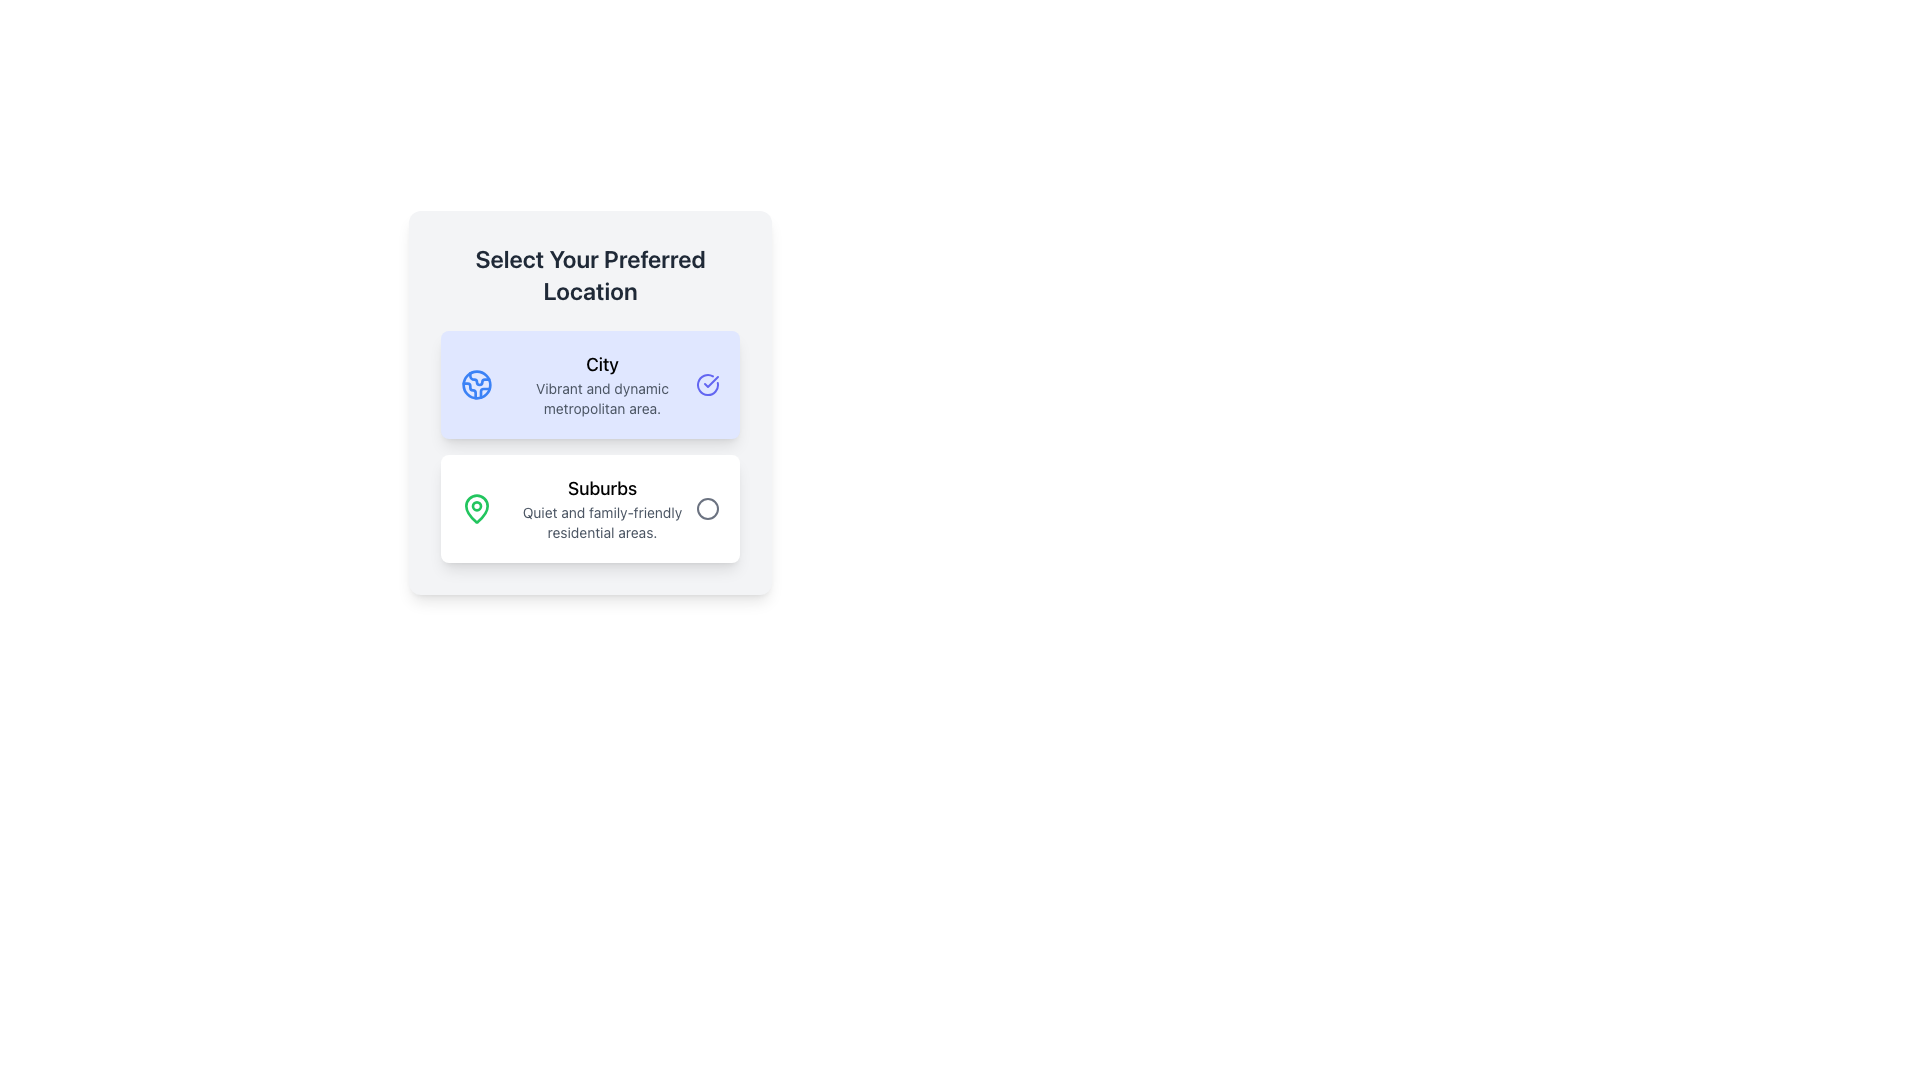  I want to click on the circular icon located to the right of the 'Suburbs' text and description within the card labeled 'Suburbs', so click(708, 508).